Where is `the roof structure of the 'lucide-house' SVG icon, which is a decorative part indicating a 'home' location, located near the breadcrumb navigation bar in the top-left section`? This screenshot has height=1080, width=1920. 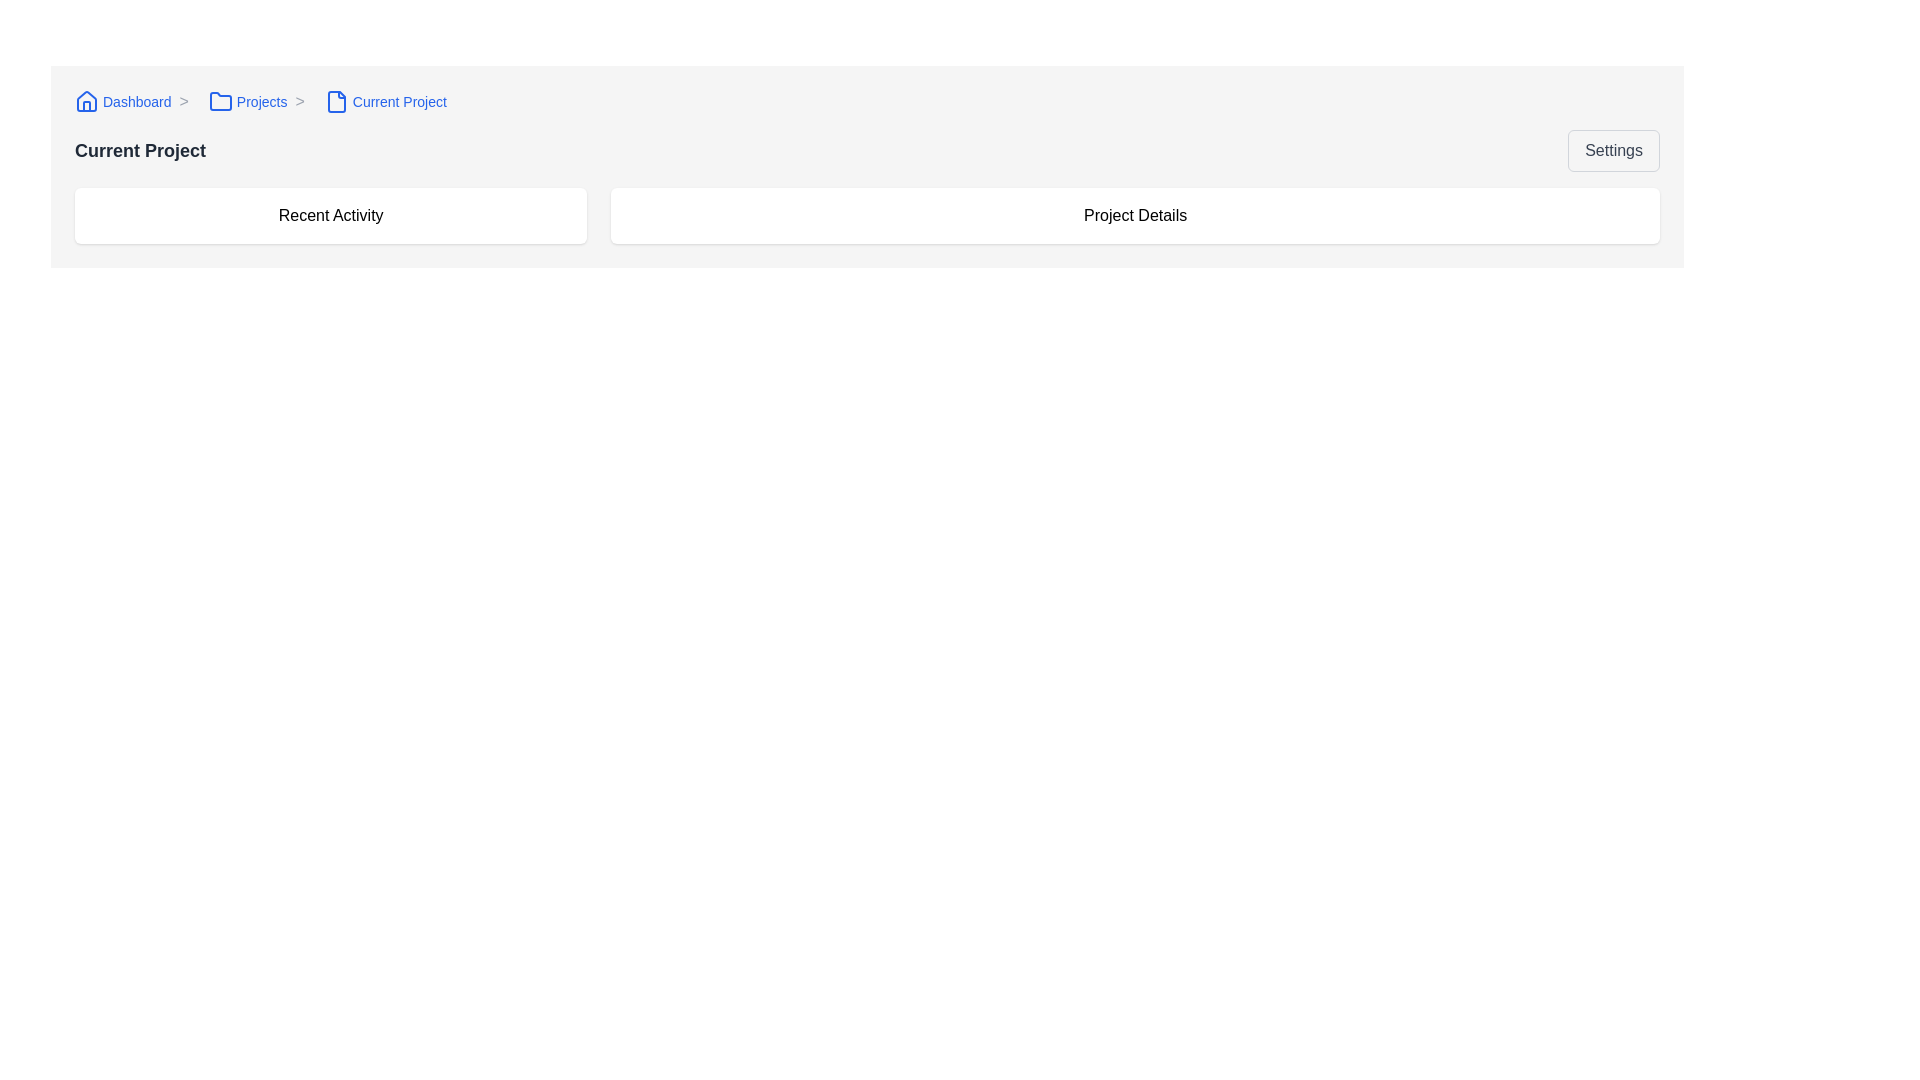
the roof structure of the 'lucide-house' SVG icon, which is a decorative part indicating a 'home' location, located near the breadcrumb navigation bar in the top-left section is located at coordinates (85, 100).